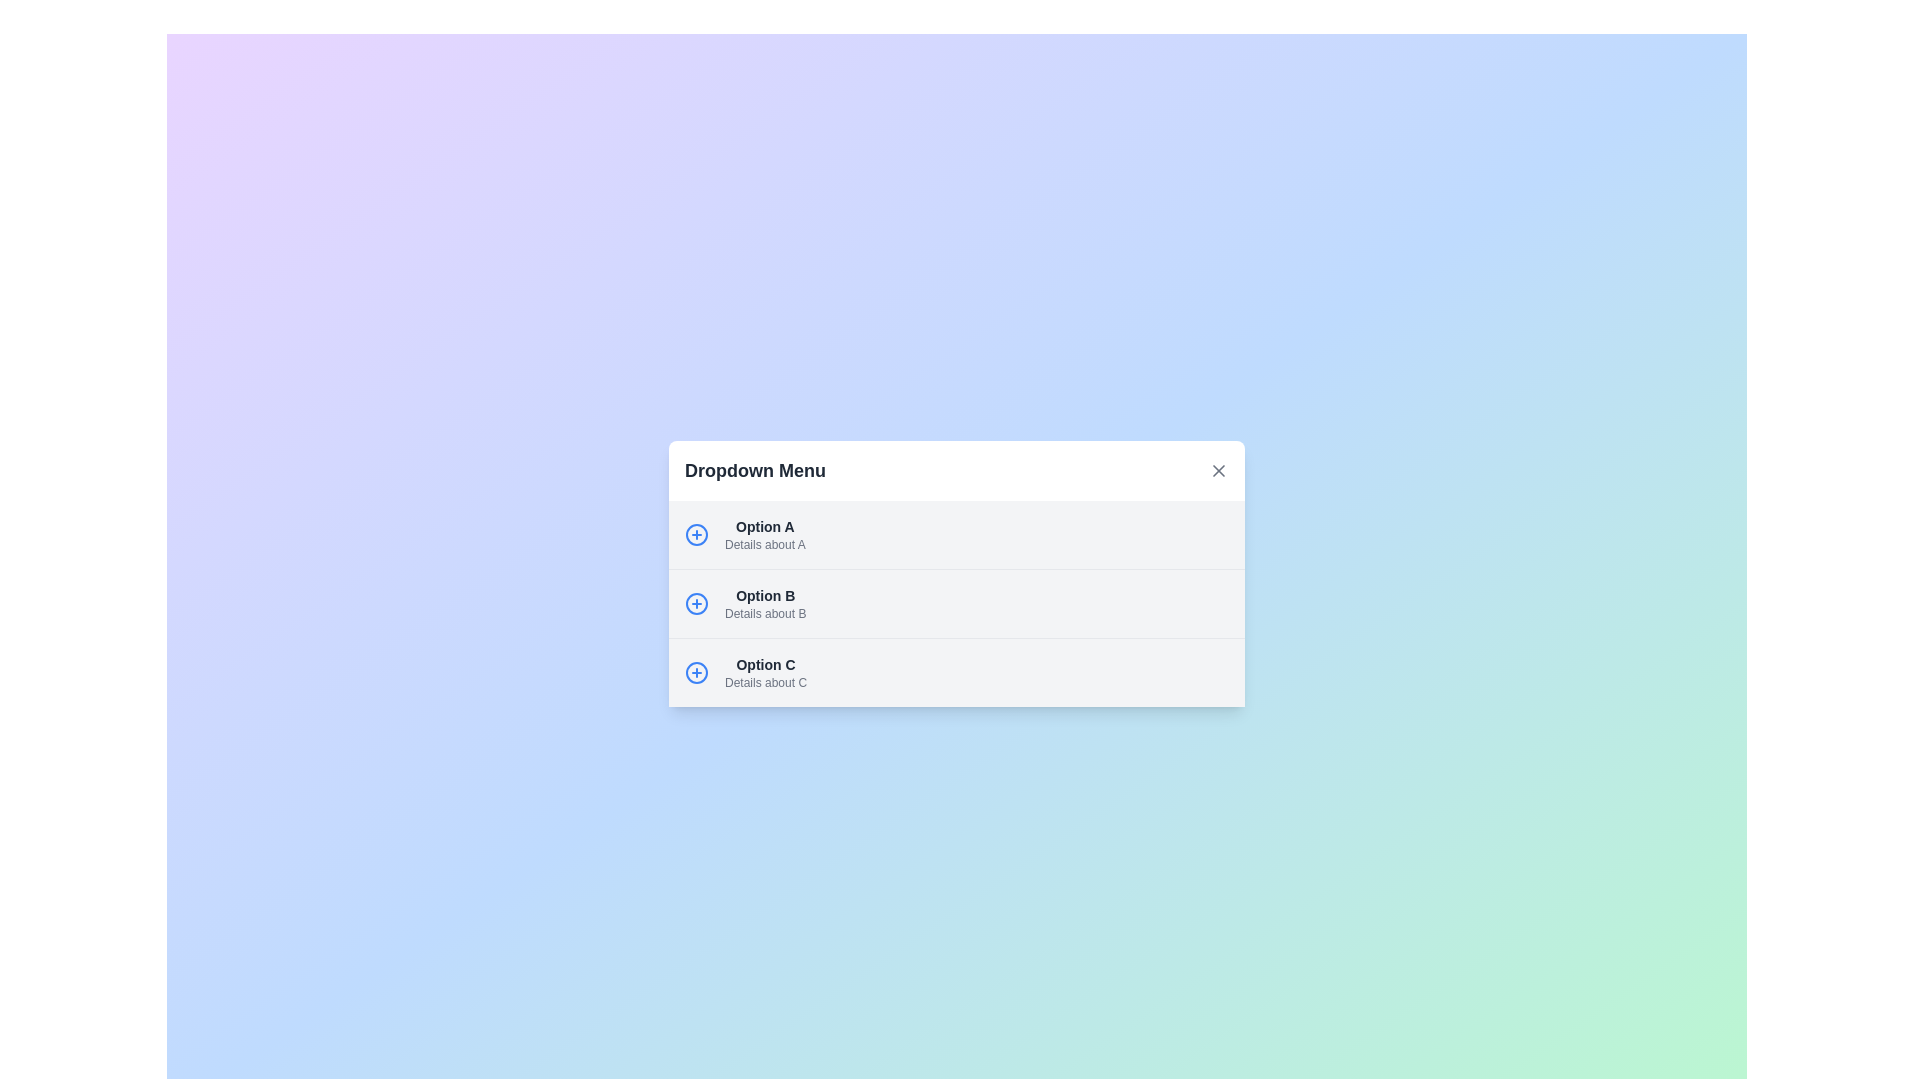 The height and width of the screenshot is (1080, 1920). Describe the element at coordinates (696, 603) in the screenshot. I see `the actionable icon button located in the middle row of the dropdown menu options, positioned to the left of 'Option B'` at that location.